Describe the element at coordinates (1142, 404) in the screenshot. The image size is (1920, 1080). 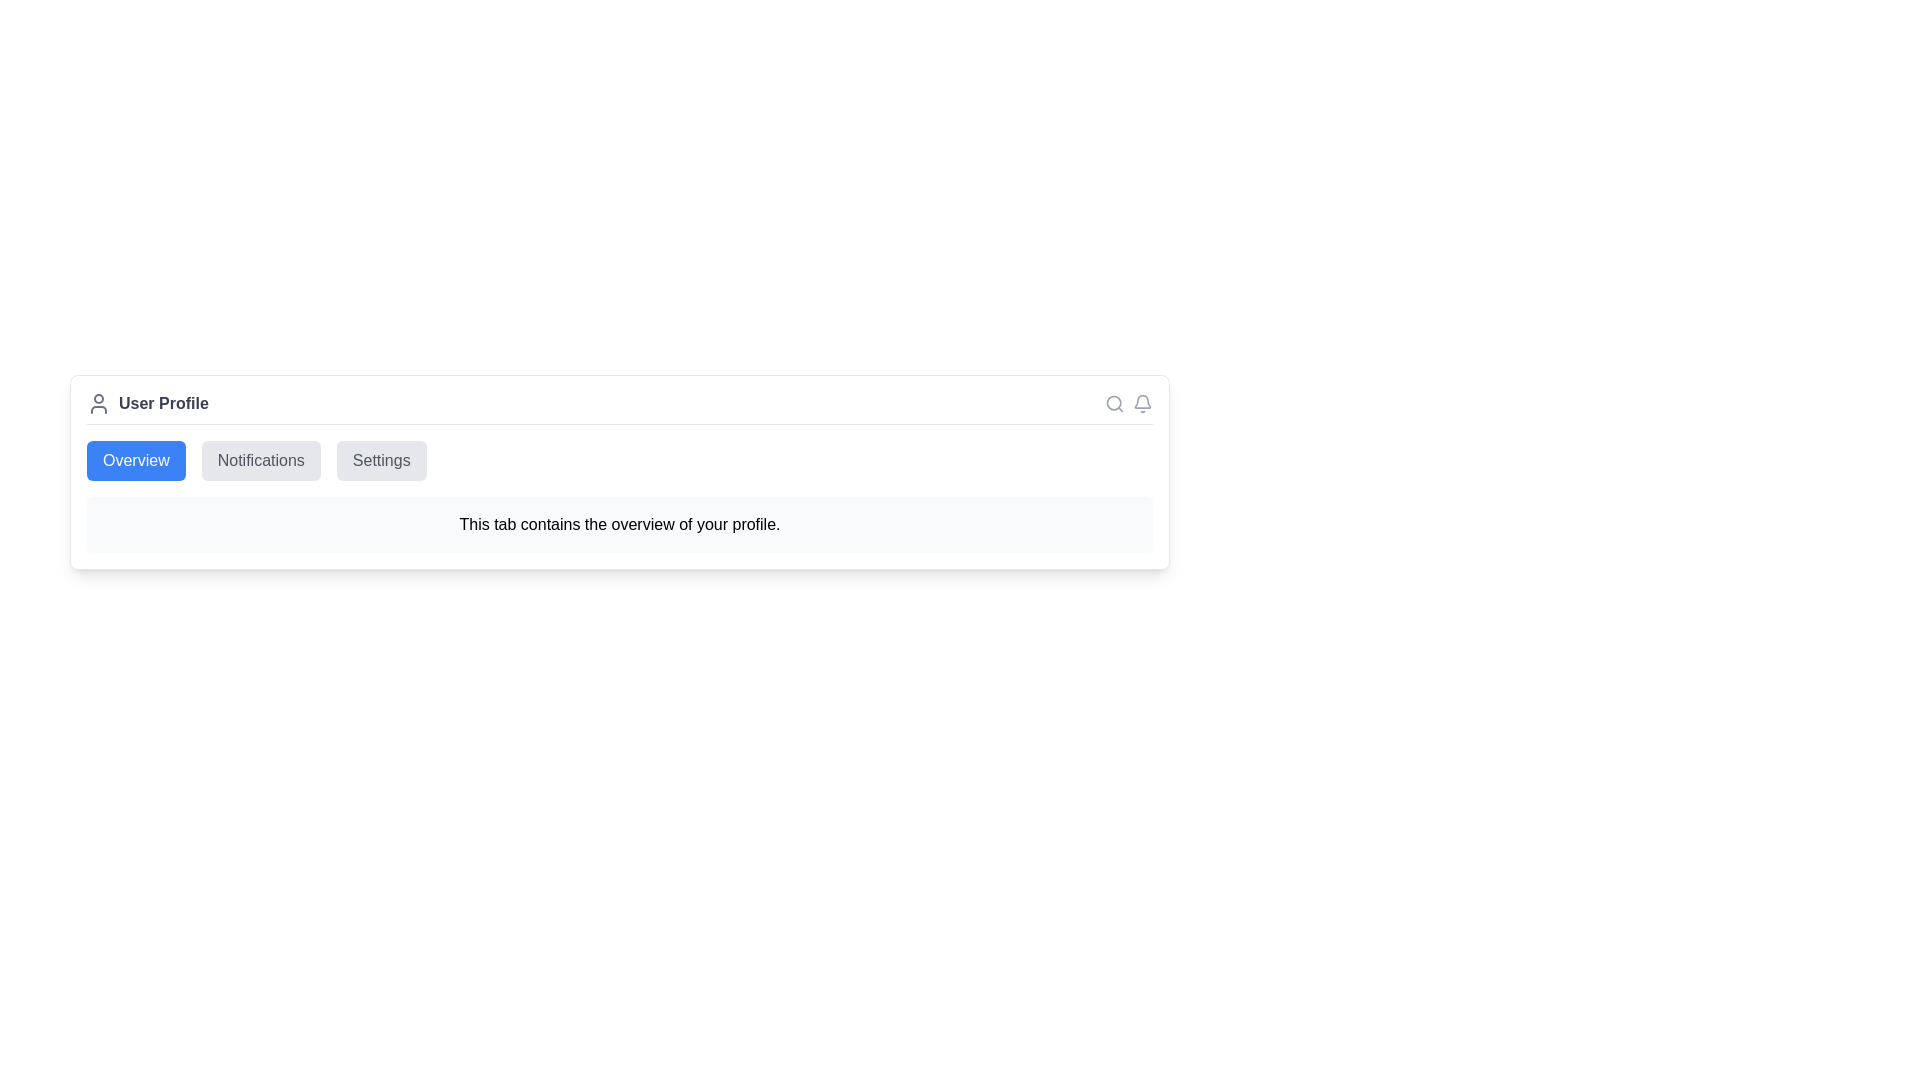
I see `the notifications icon to interact with it` at that location.